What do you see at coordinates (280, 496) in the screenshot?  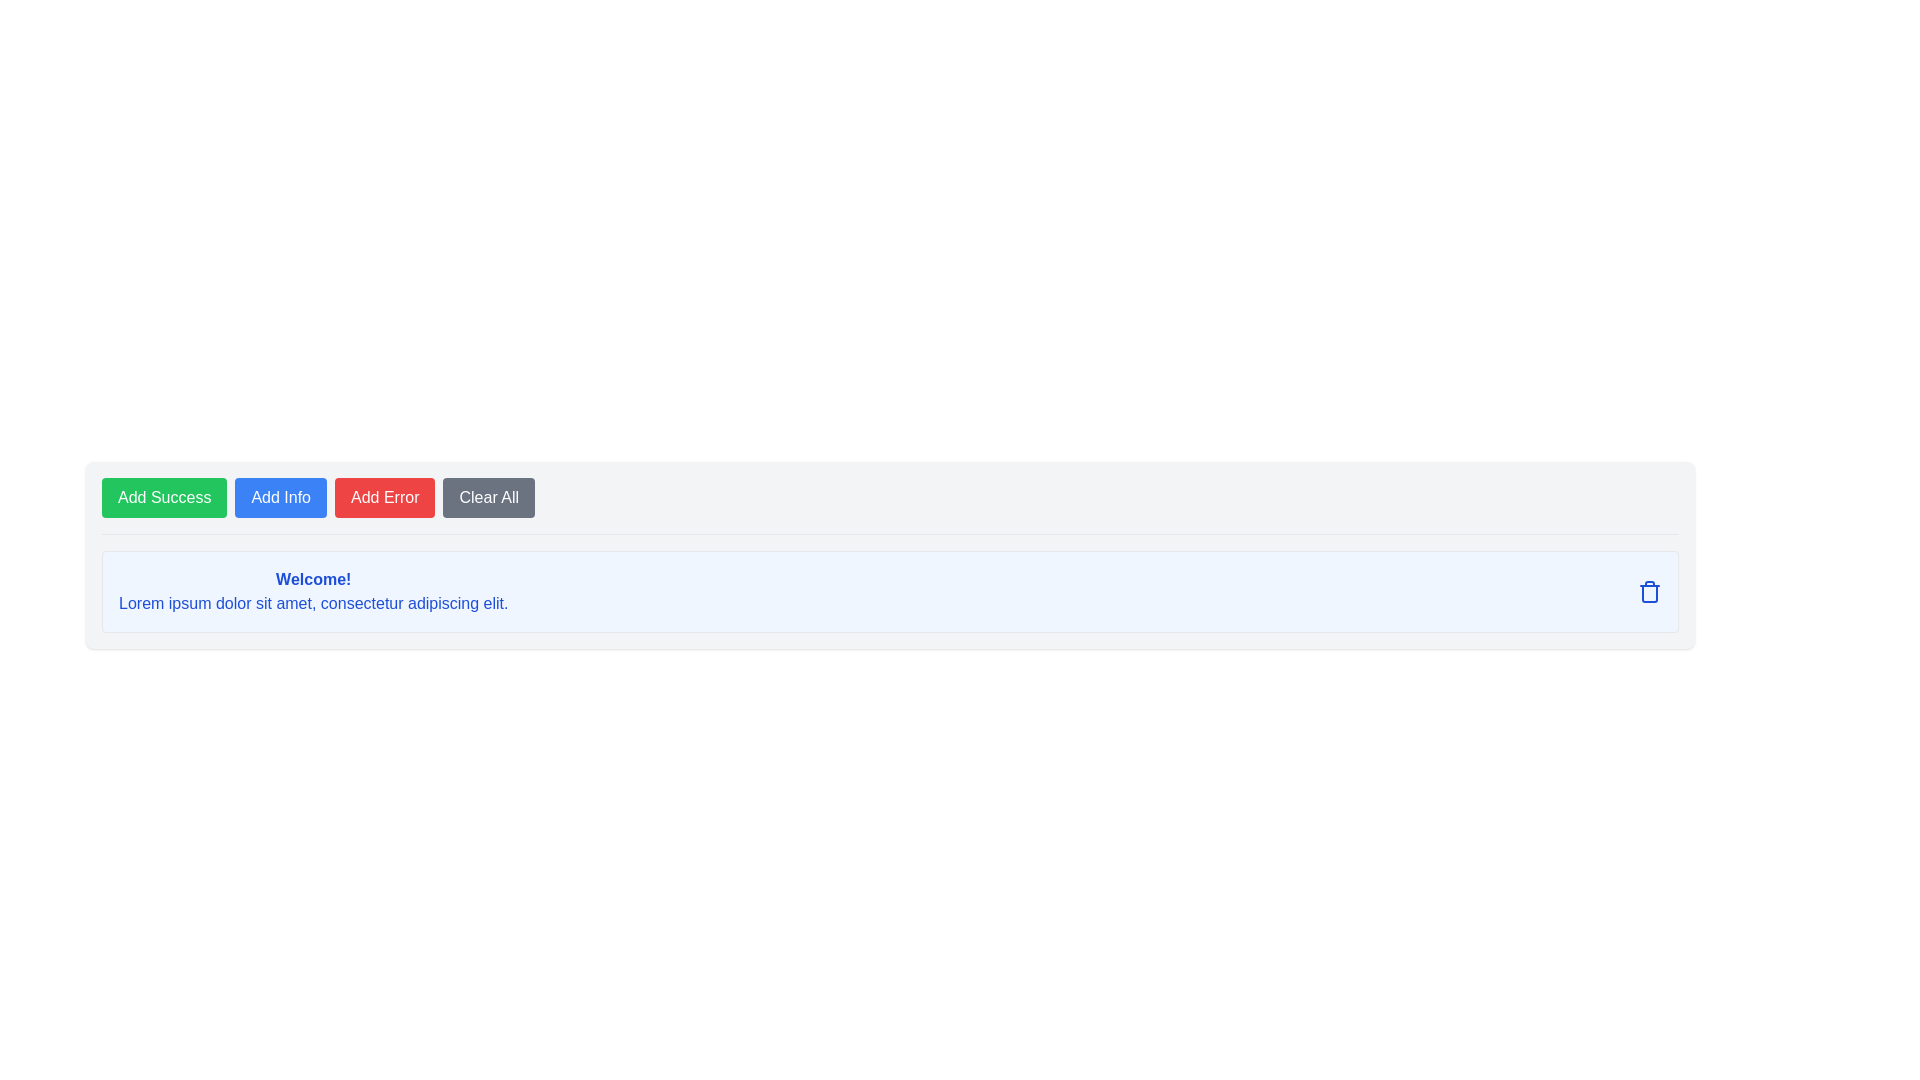 I see `the rectangular button with a blue background and white text reading 'Add Info'` at bounding box center [280, 496].